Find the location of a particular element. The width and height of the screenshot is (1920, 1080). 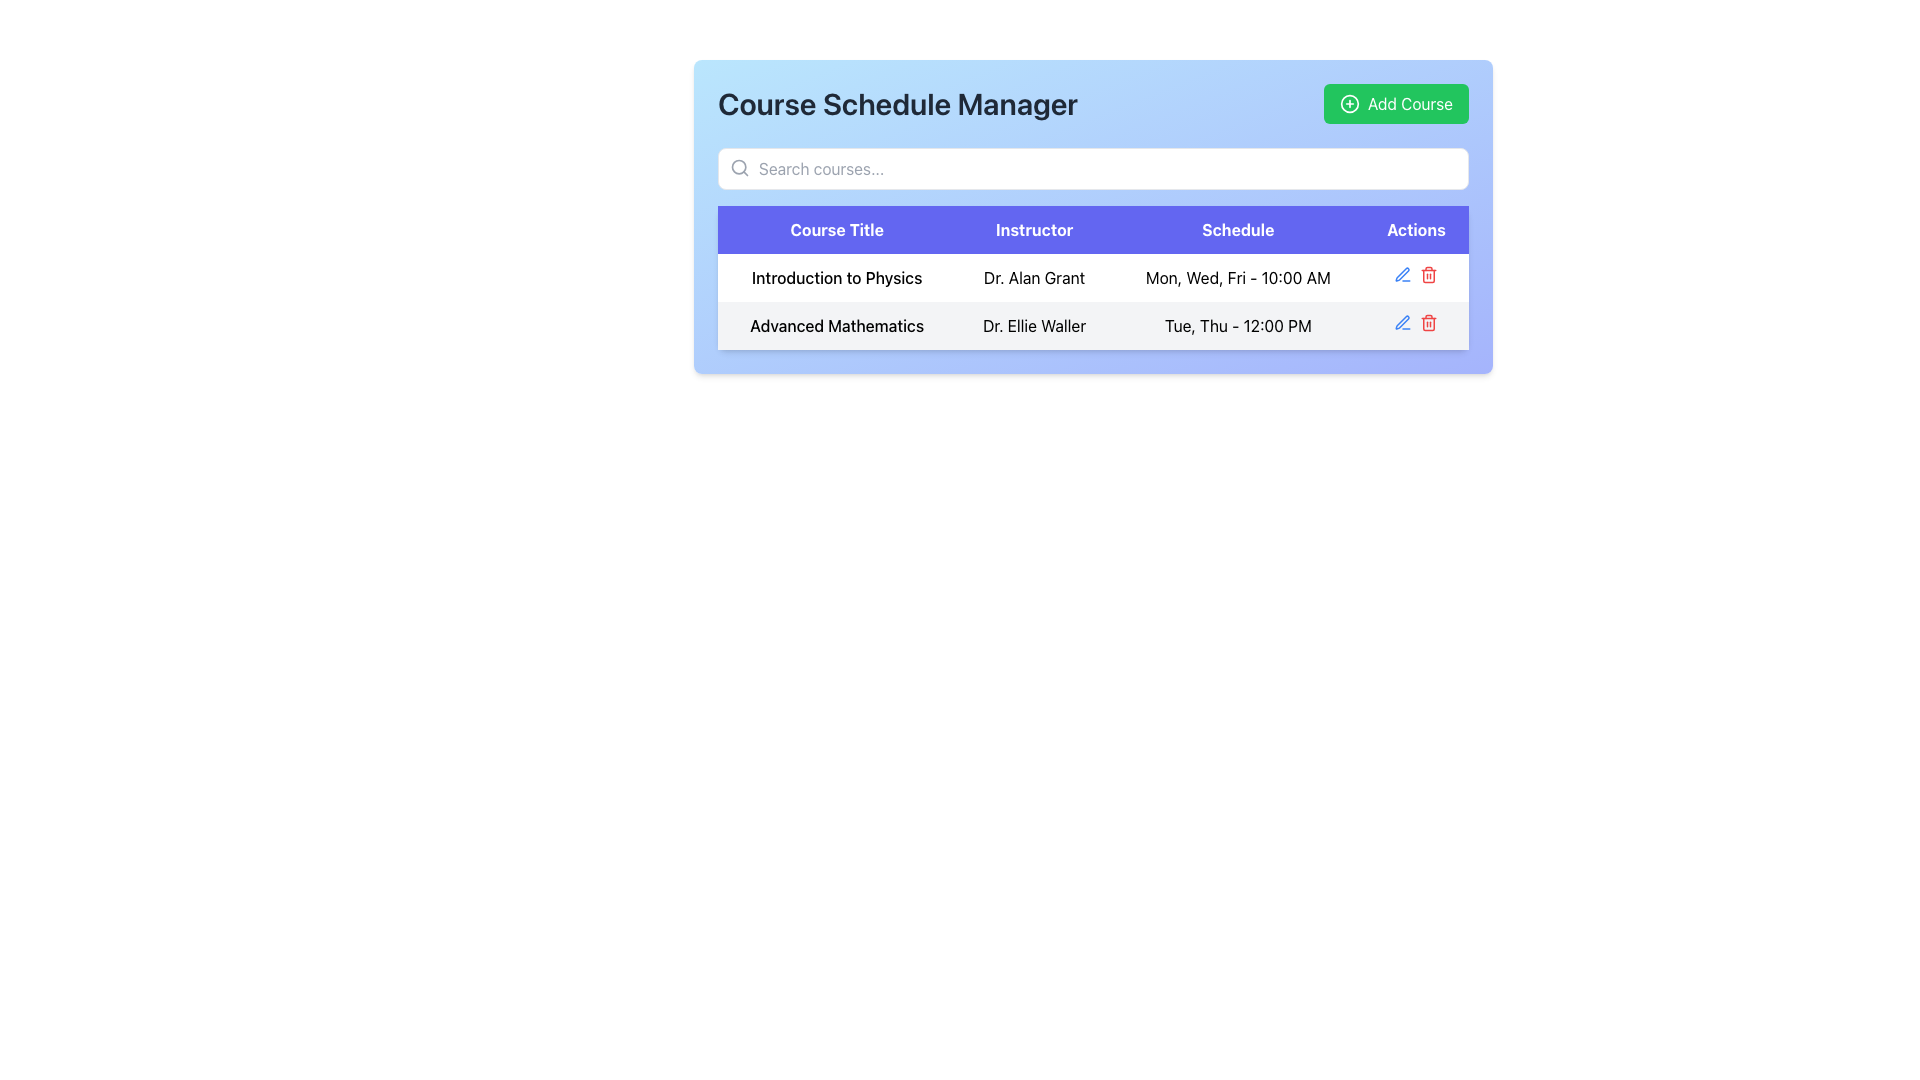

the cell in the course schedule data table is located at coordinates (1092, 289).